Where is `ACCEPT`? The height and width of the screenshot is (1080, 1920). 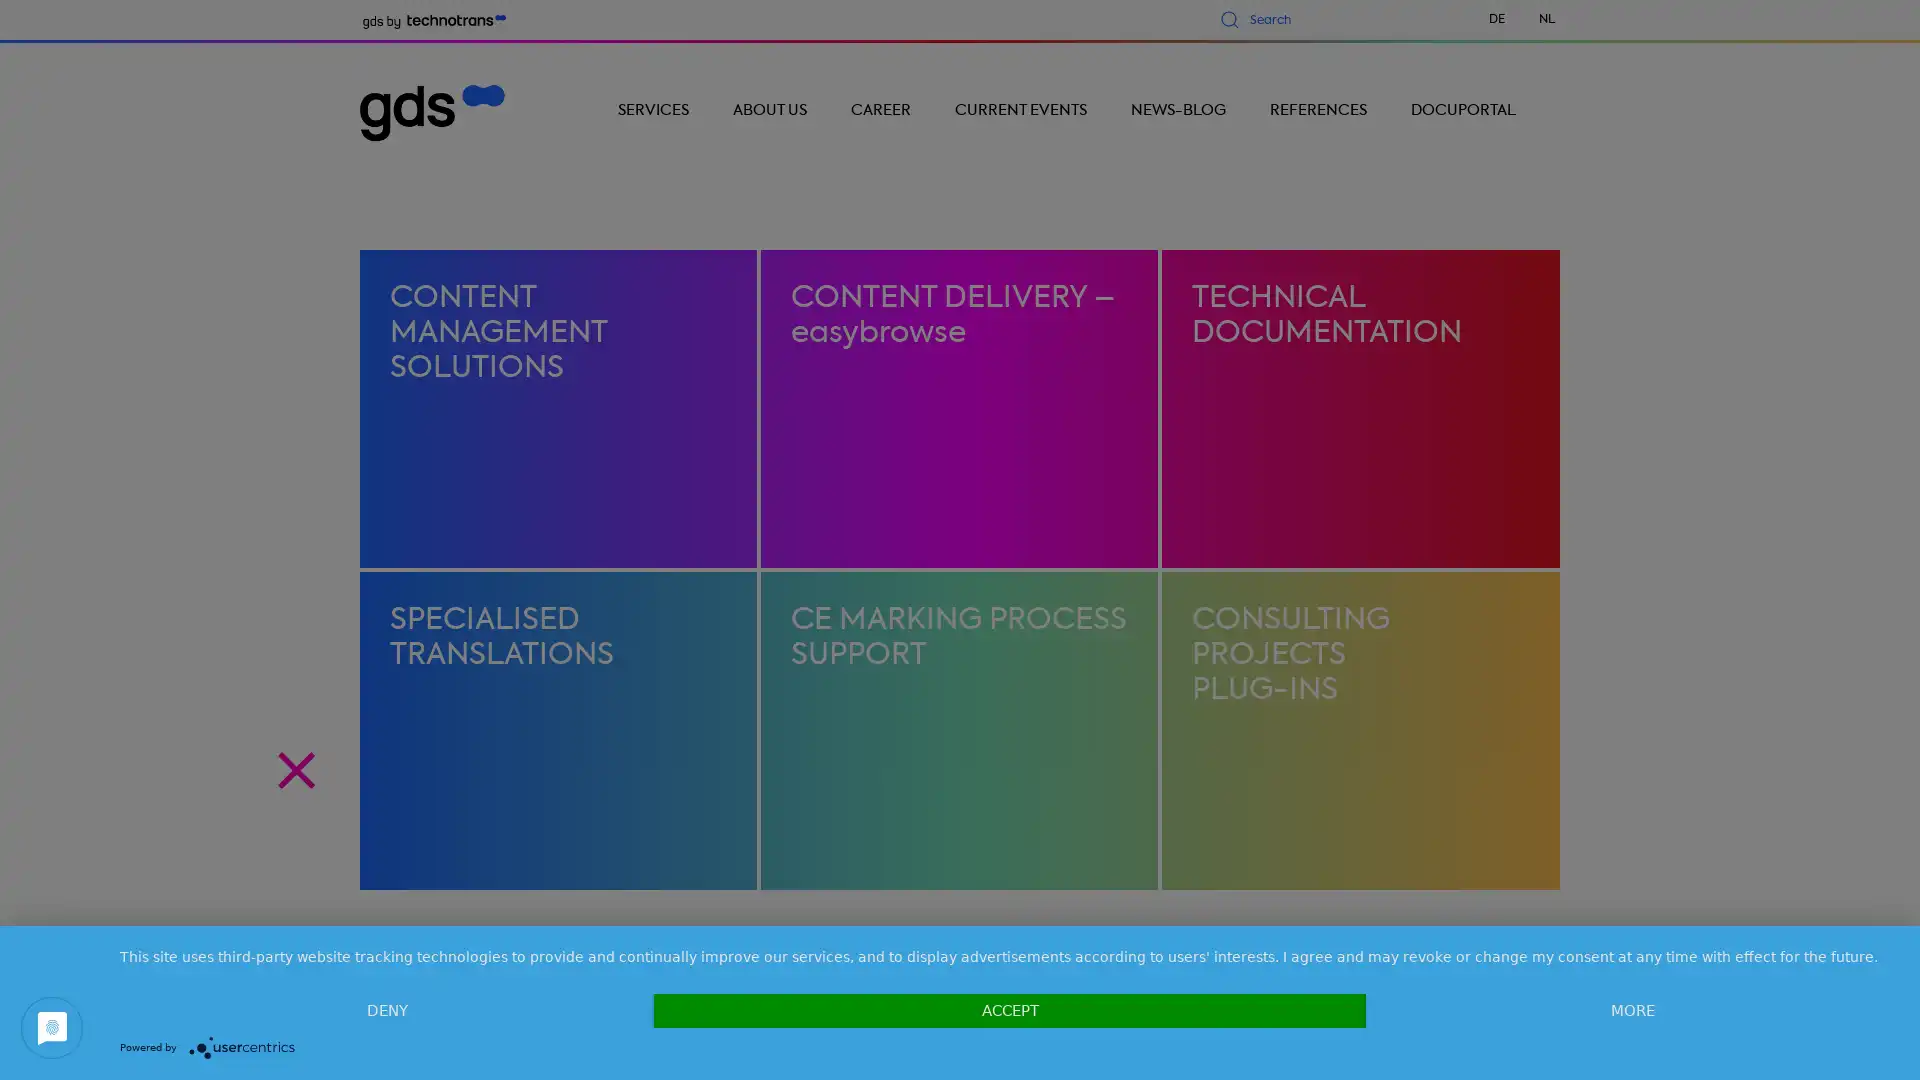 ACCEPT is located at coordinates (1009, 1010).